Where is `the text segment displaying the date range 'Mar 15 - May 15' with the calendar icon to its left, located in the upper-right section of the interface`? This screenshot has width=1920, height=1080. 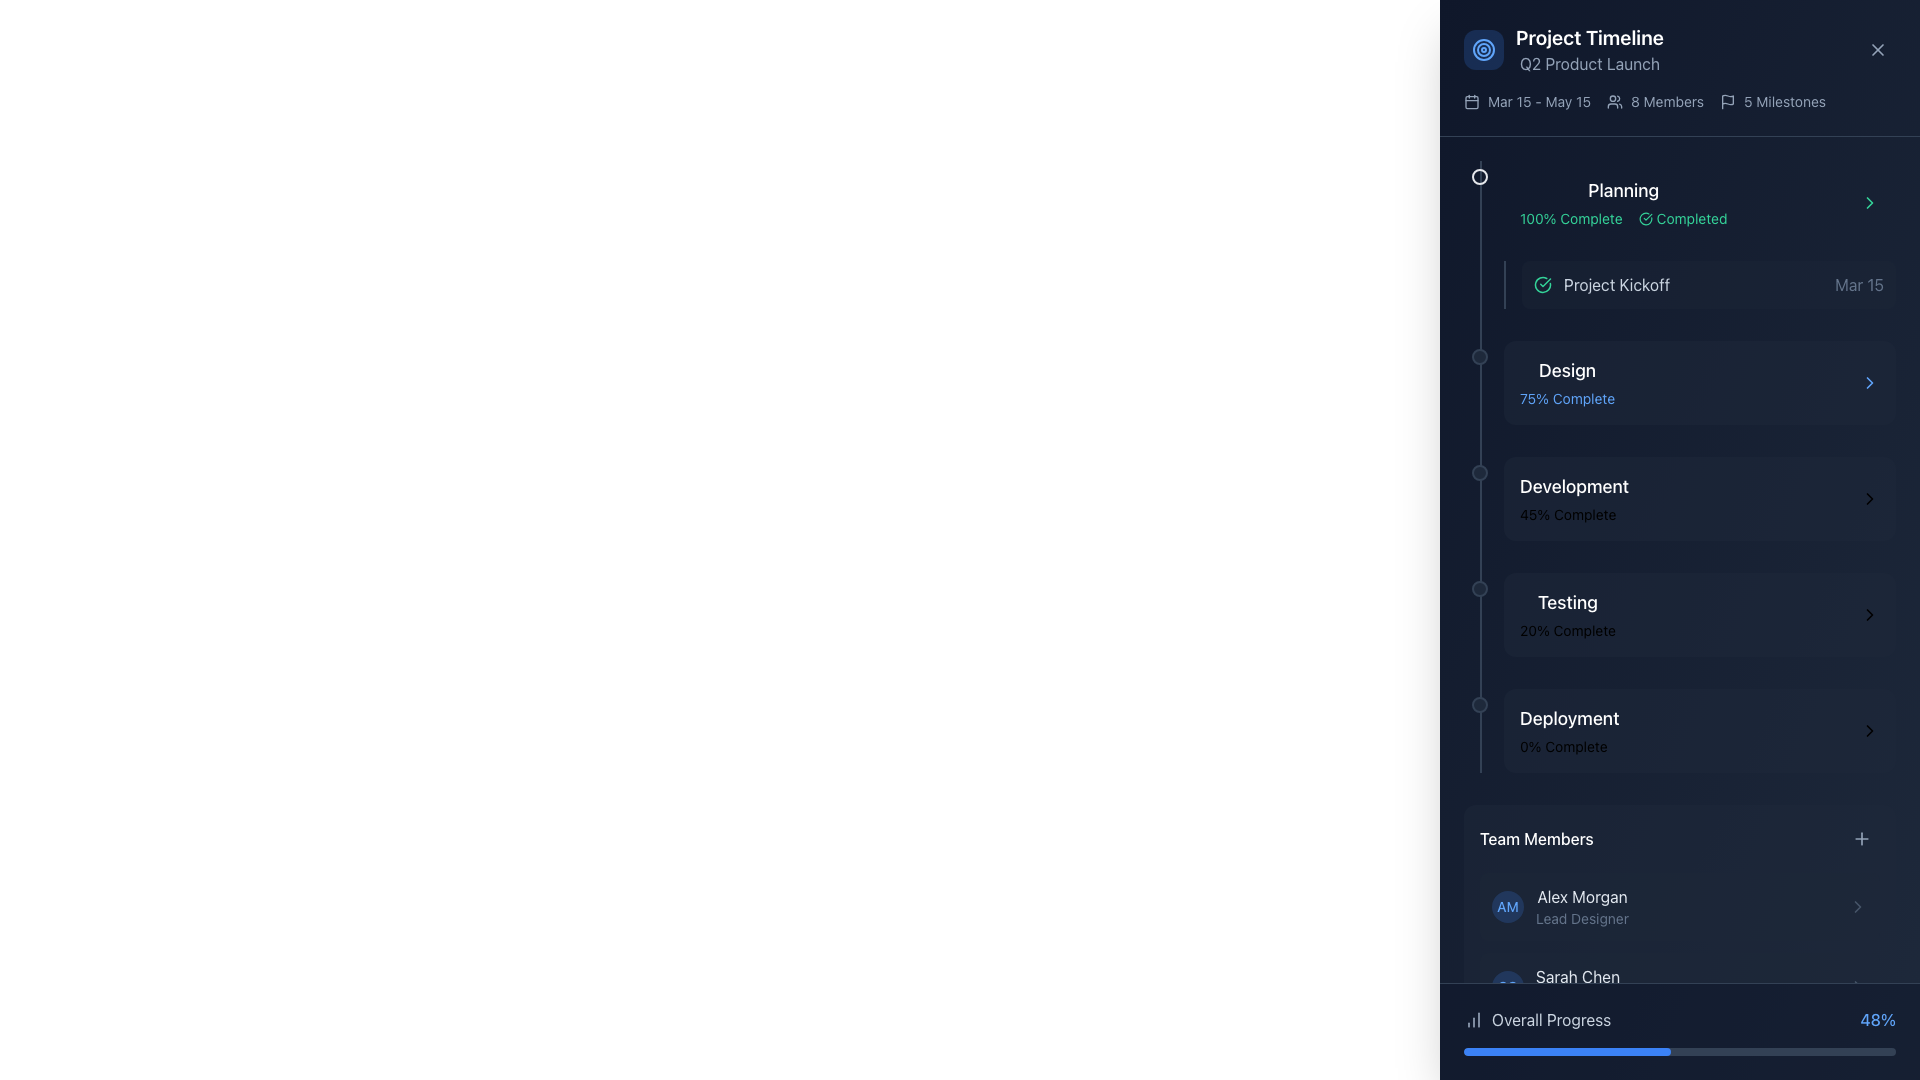
the text segment displaying the date range 'Mar 15 - May 15' with the calendar icon to its left, located in the upper-right section of the interface is located at coordinates (1526, 101).